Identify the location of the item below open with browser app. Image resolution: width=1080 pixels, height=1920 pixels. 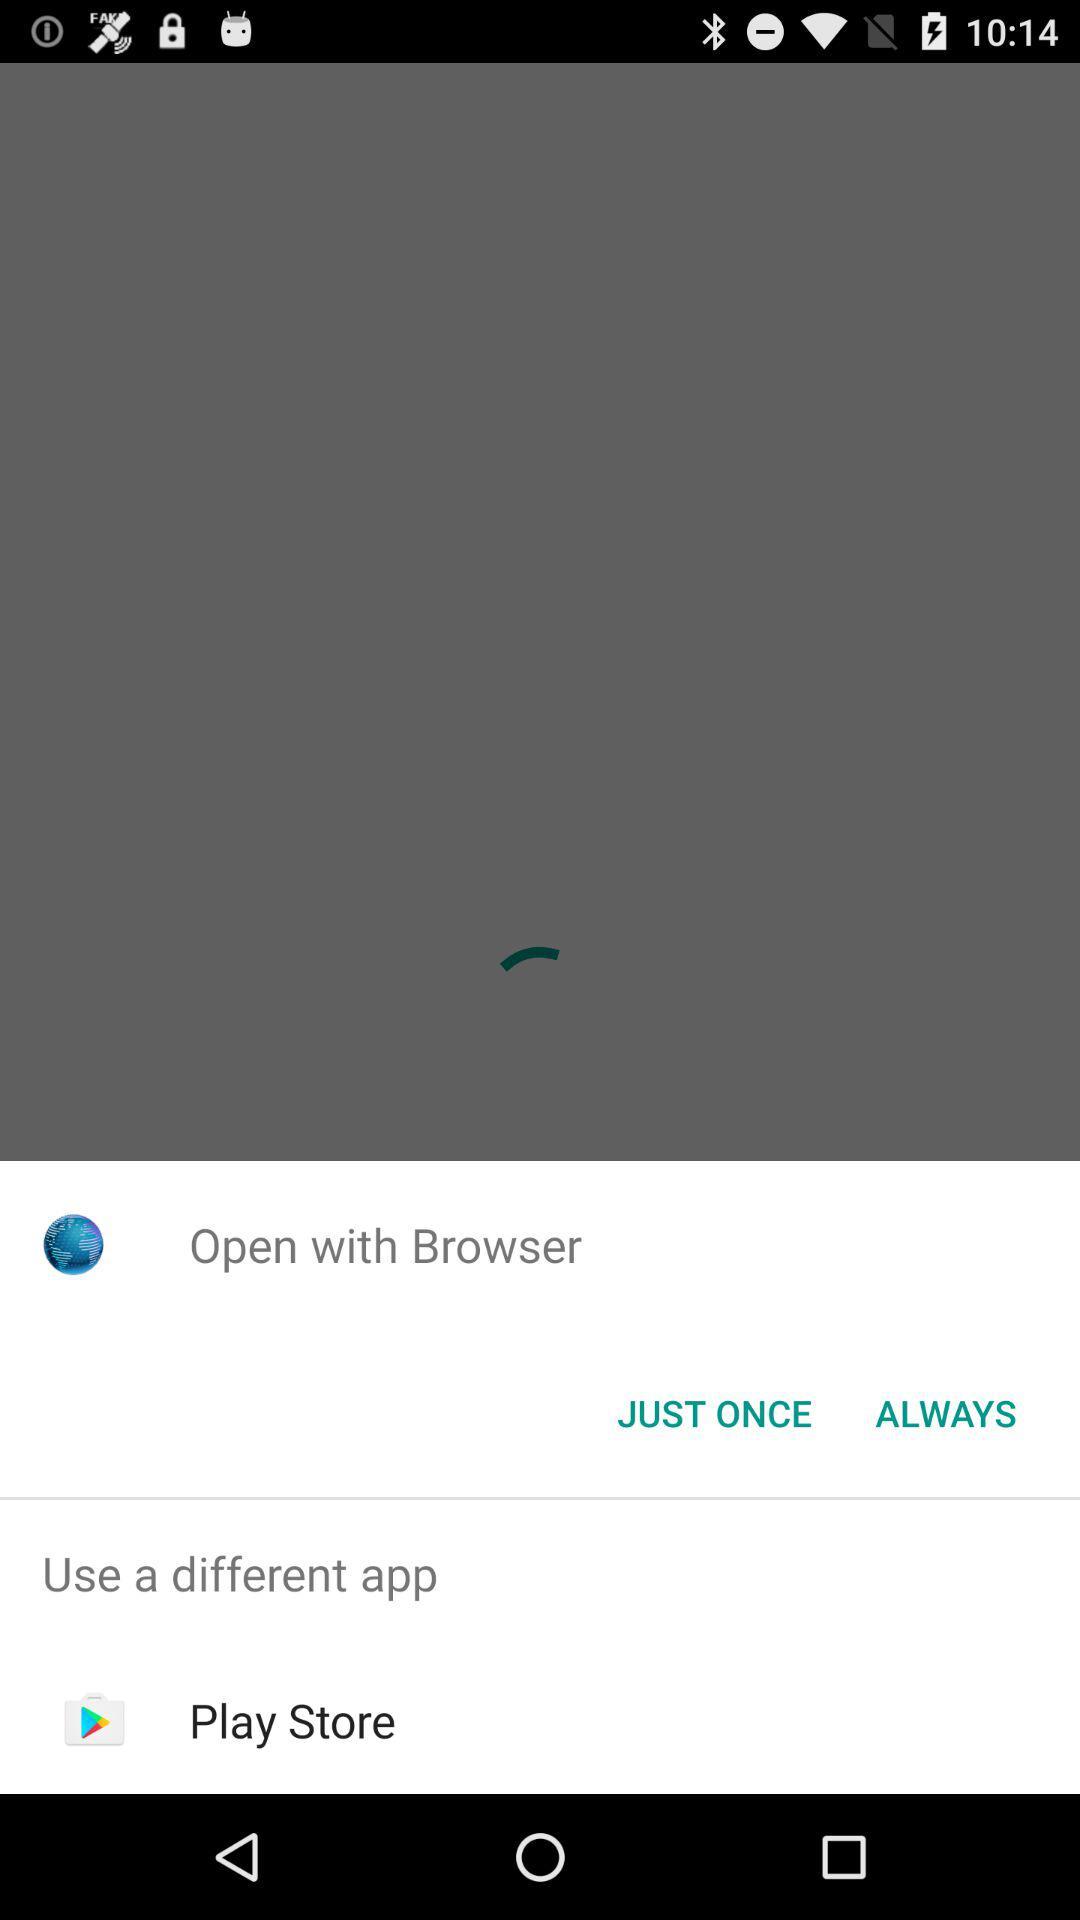
(713, 1411).